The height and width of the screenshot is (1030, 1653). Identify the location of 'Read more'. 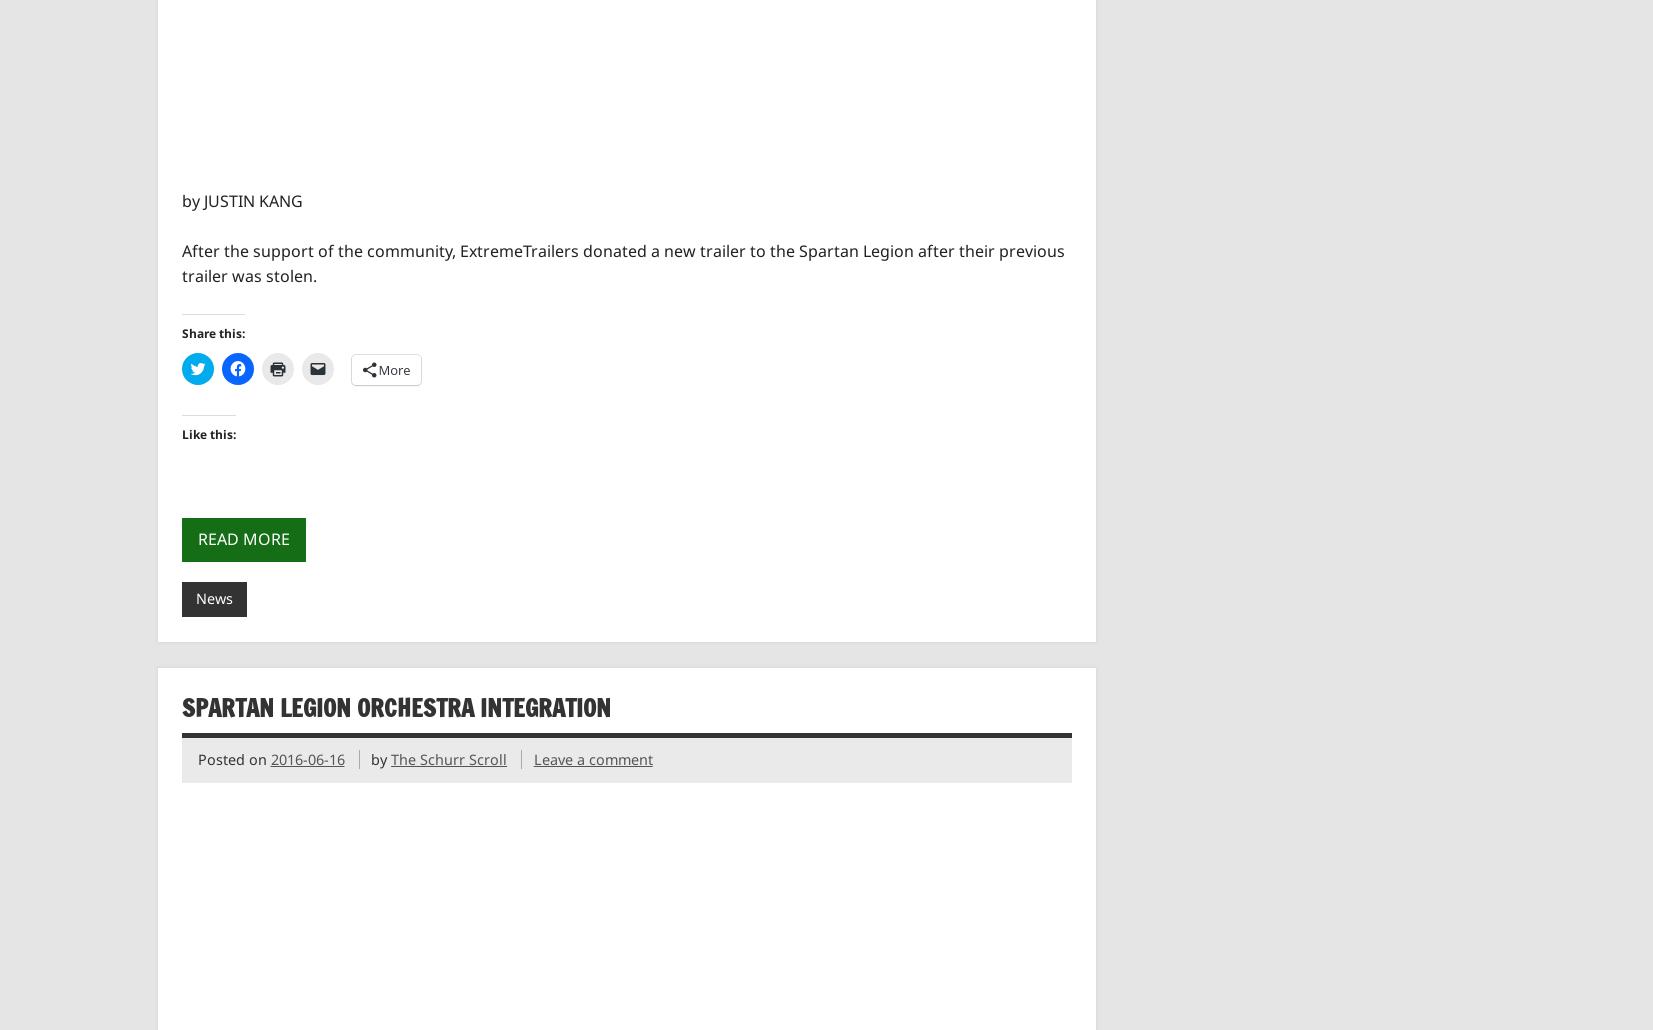
(241, 538).